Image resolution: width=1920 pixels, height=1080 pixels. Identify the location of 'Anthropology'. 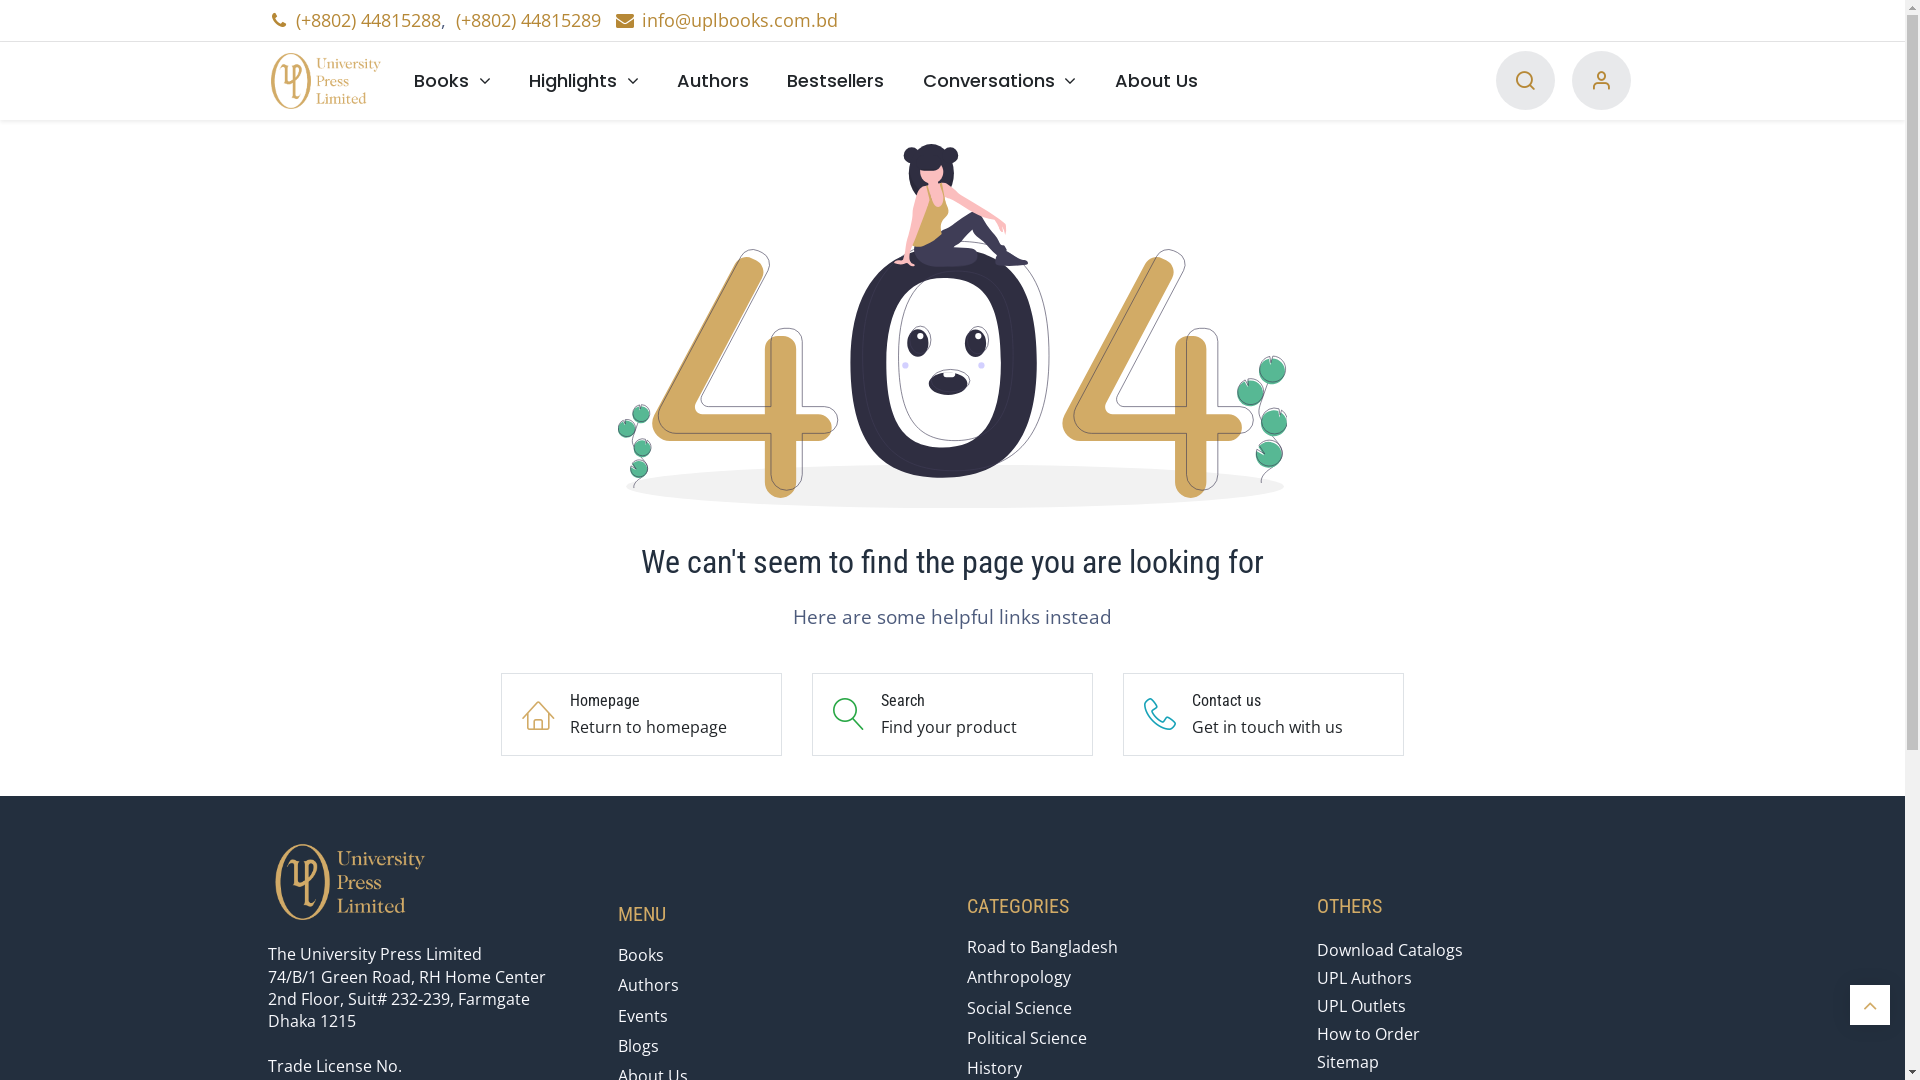
(1018, 975).